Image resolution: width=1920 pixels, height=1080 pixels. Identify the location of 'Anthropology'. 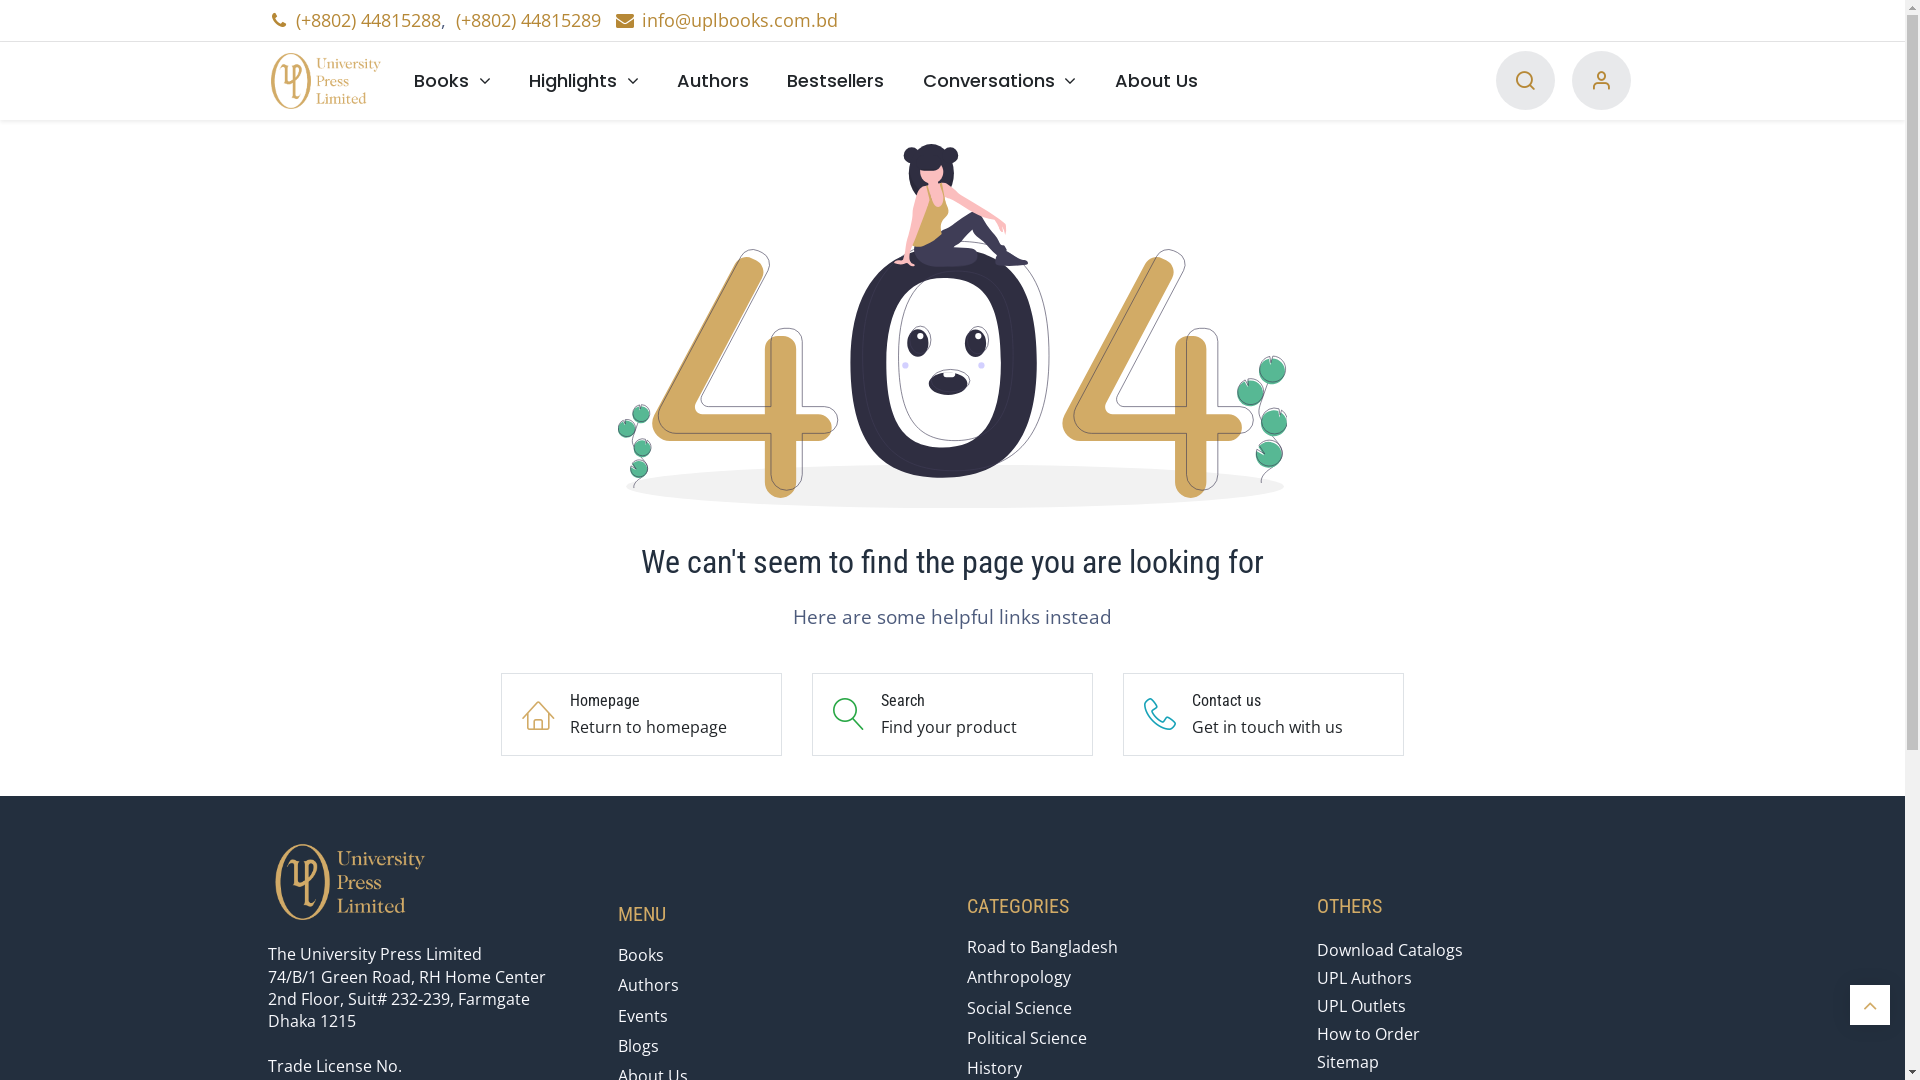
(1018, 975).